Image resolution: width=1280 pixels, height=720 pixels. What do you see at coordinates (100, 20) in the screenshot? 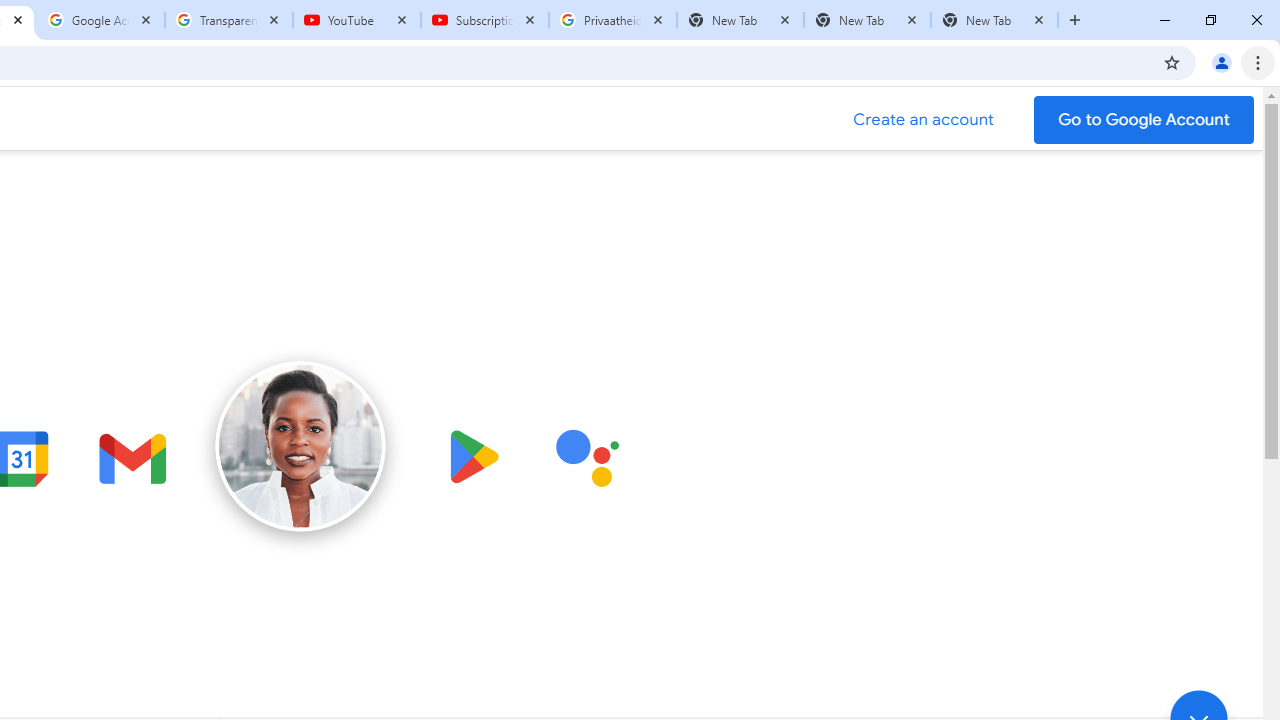
I see `'Google Account'` at bounding box center [100, 20].